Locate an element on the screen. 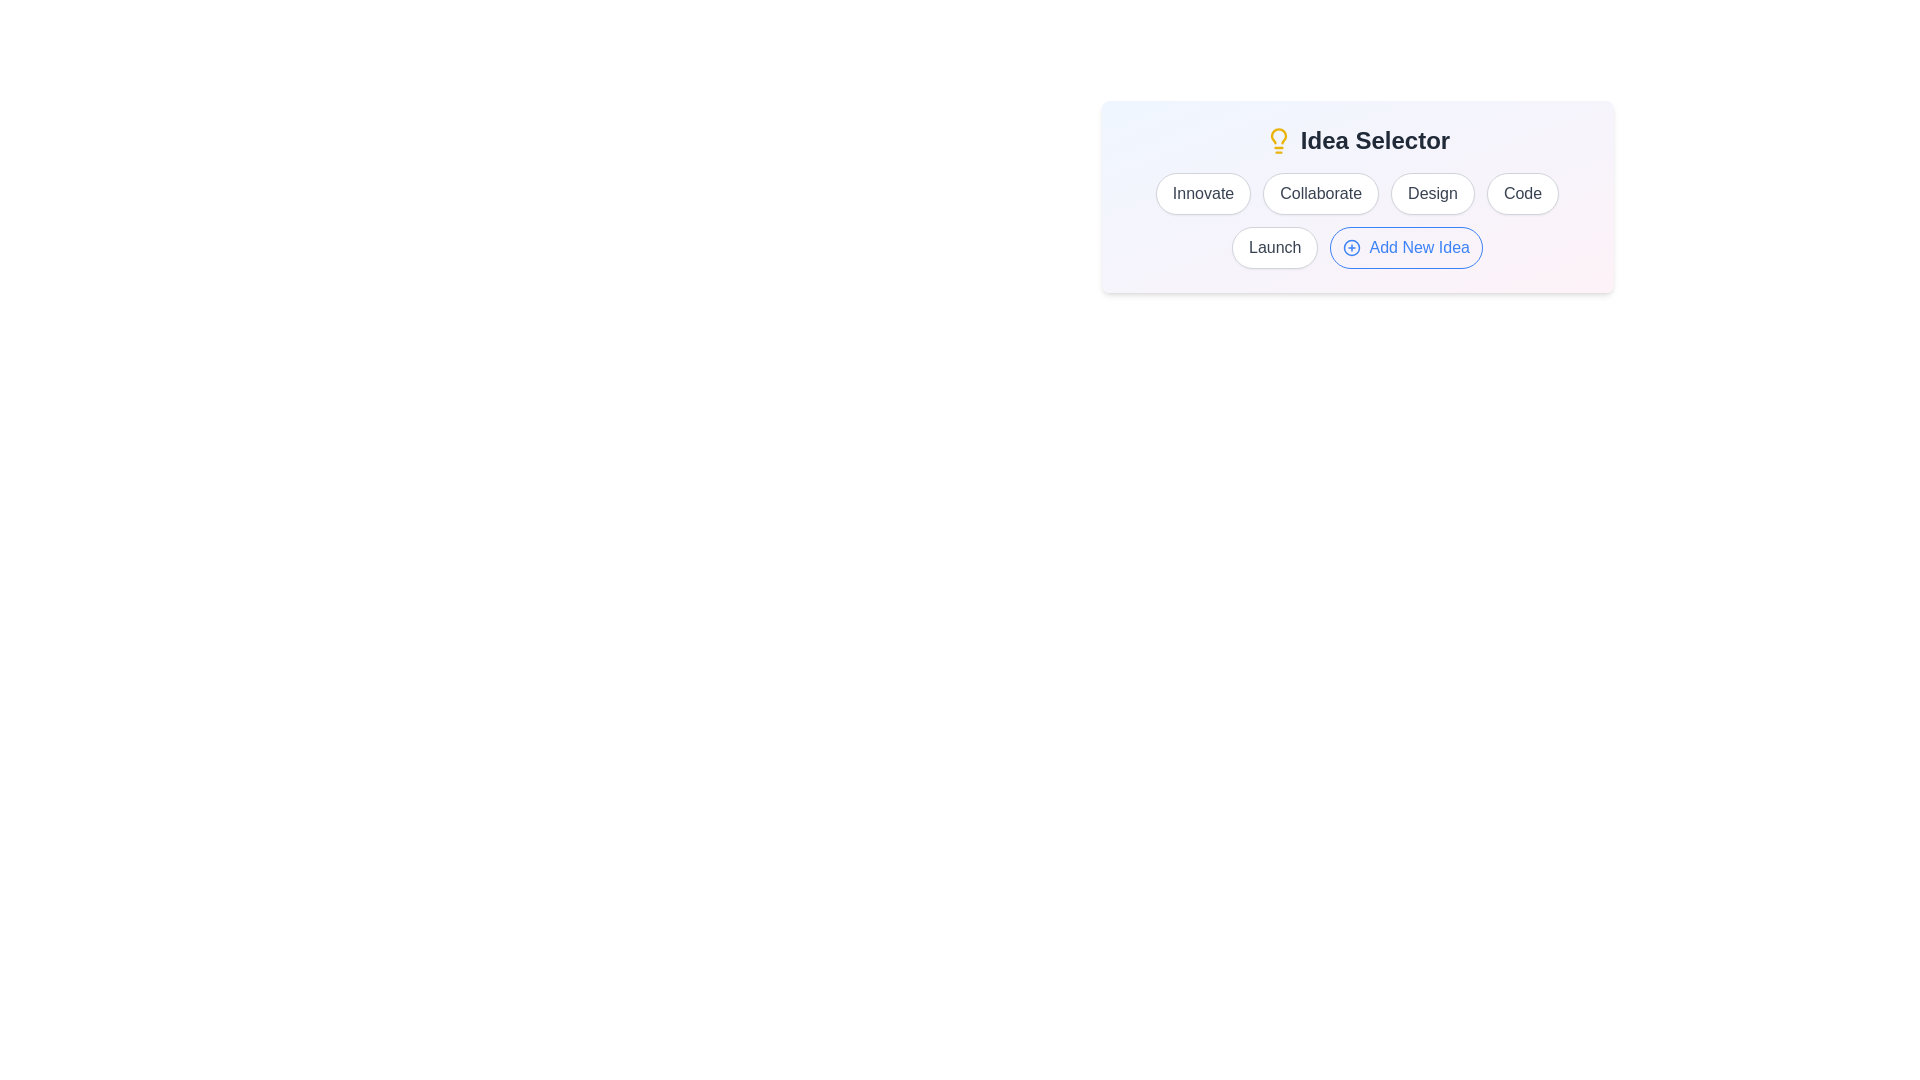 The width and height of the screenshot is (1920, 1080). the idea labeled Collaborate to select it is located at coordinates (1321, 193).